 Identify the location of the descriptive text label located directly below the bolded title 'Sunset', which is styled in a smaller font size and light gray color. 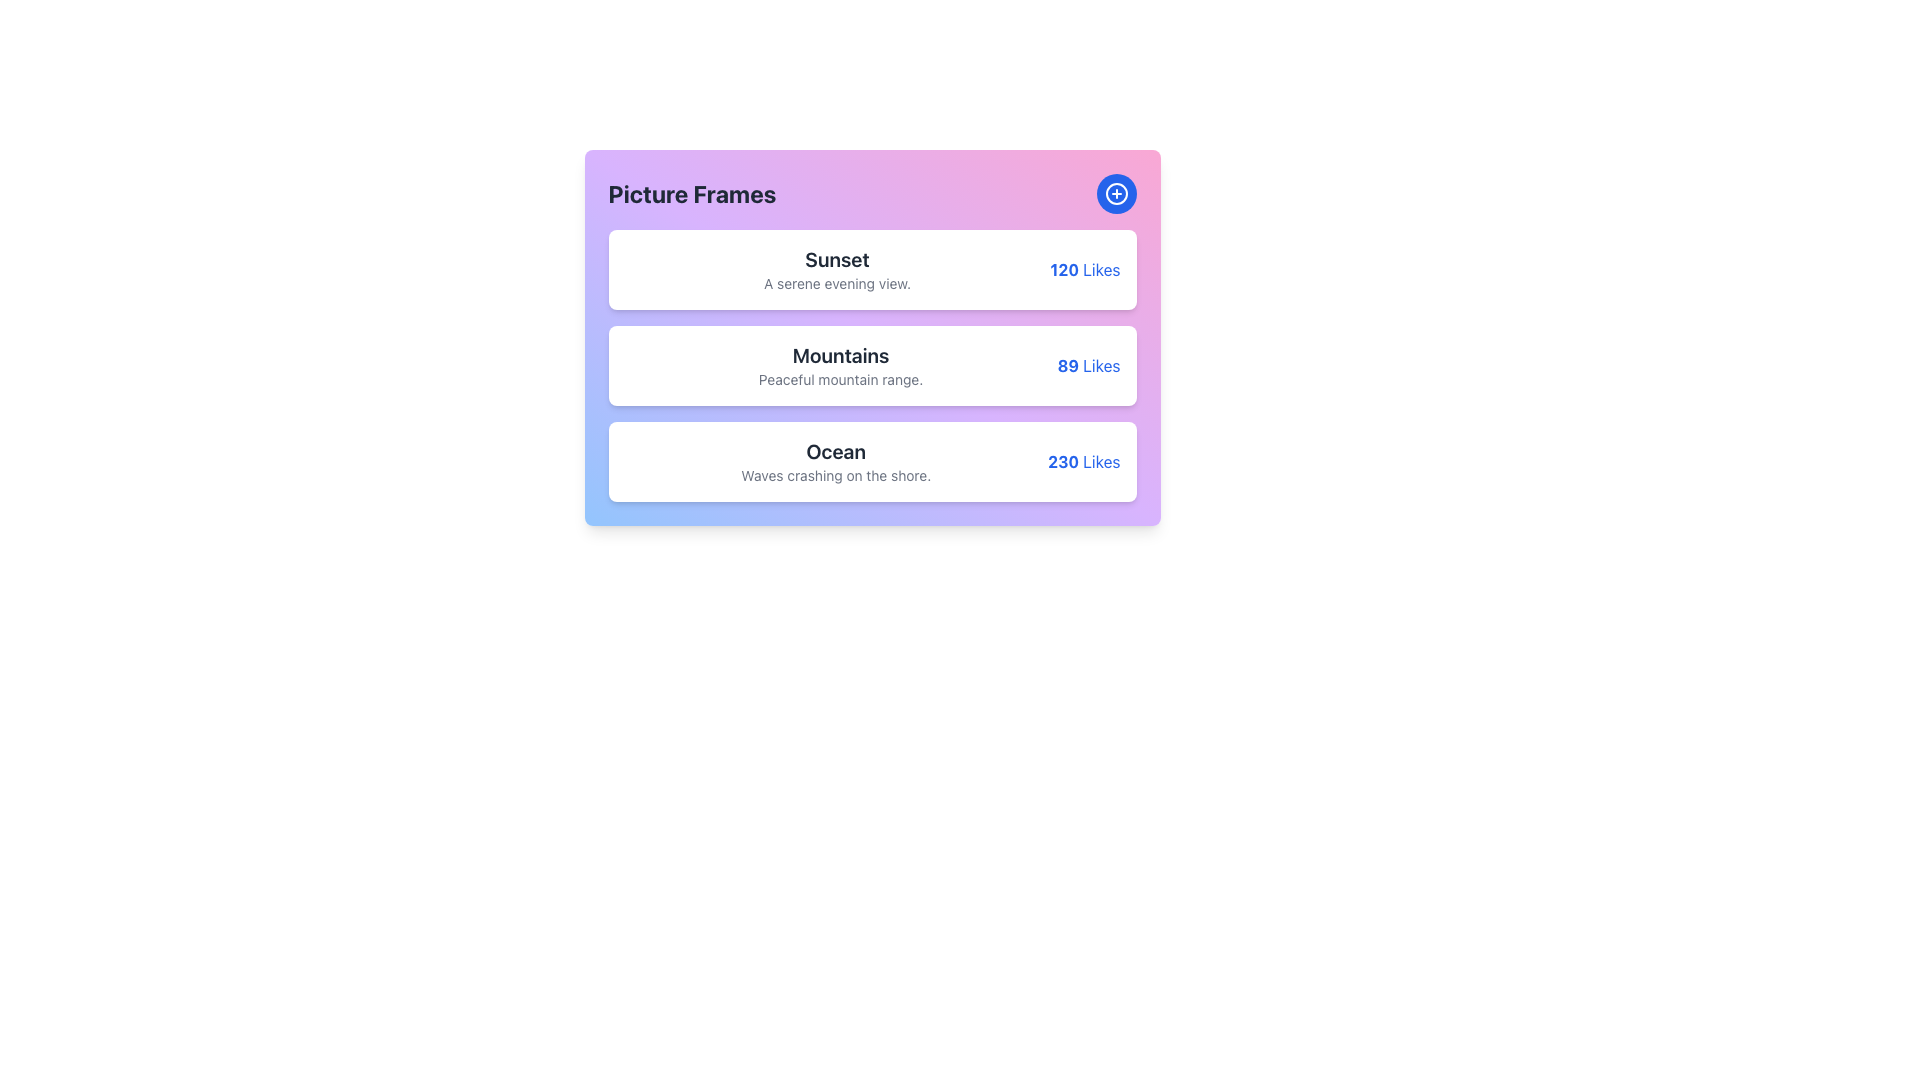
(837, 284).